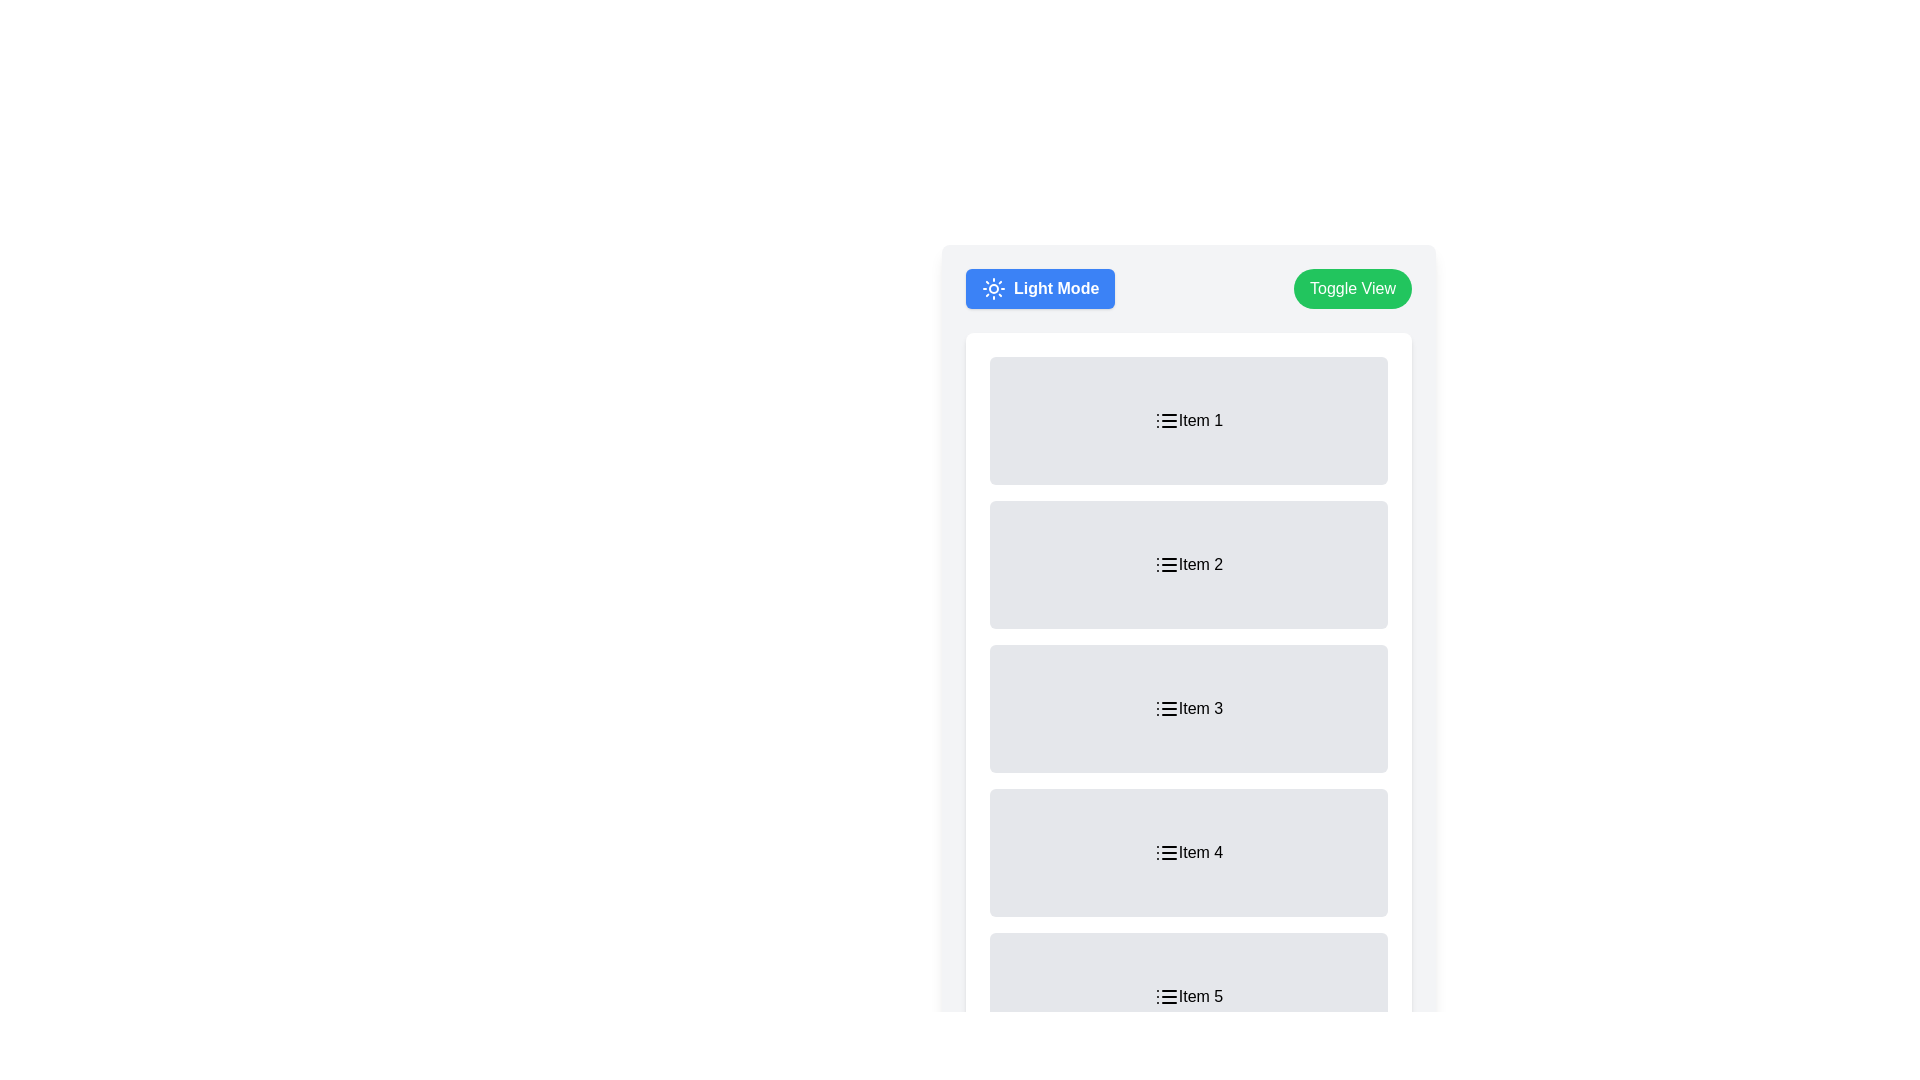 This screenshot has width=1920, height=1080. Describe the element at coordinates (1166, 708) in the screenshot. I see `the menu icon located at the top-left corner of the 'Item 3' card` at that location.